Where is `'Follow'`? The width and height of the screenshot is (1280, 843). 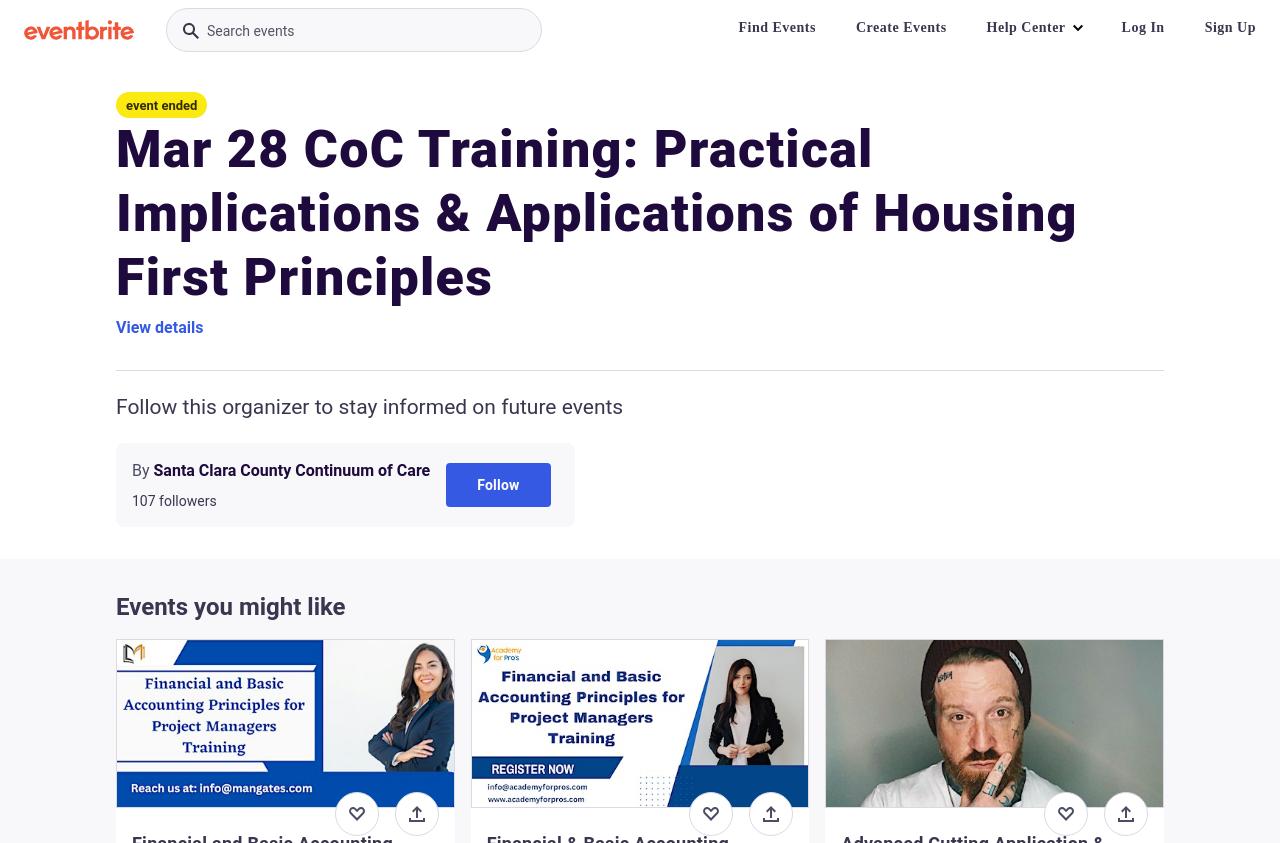
'Follow' is located at coordinates (498, 484).